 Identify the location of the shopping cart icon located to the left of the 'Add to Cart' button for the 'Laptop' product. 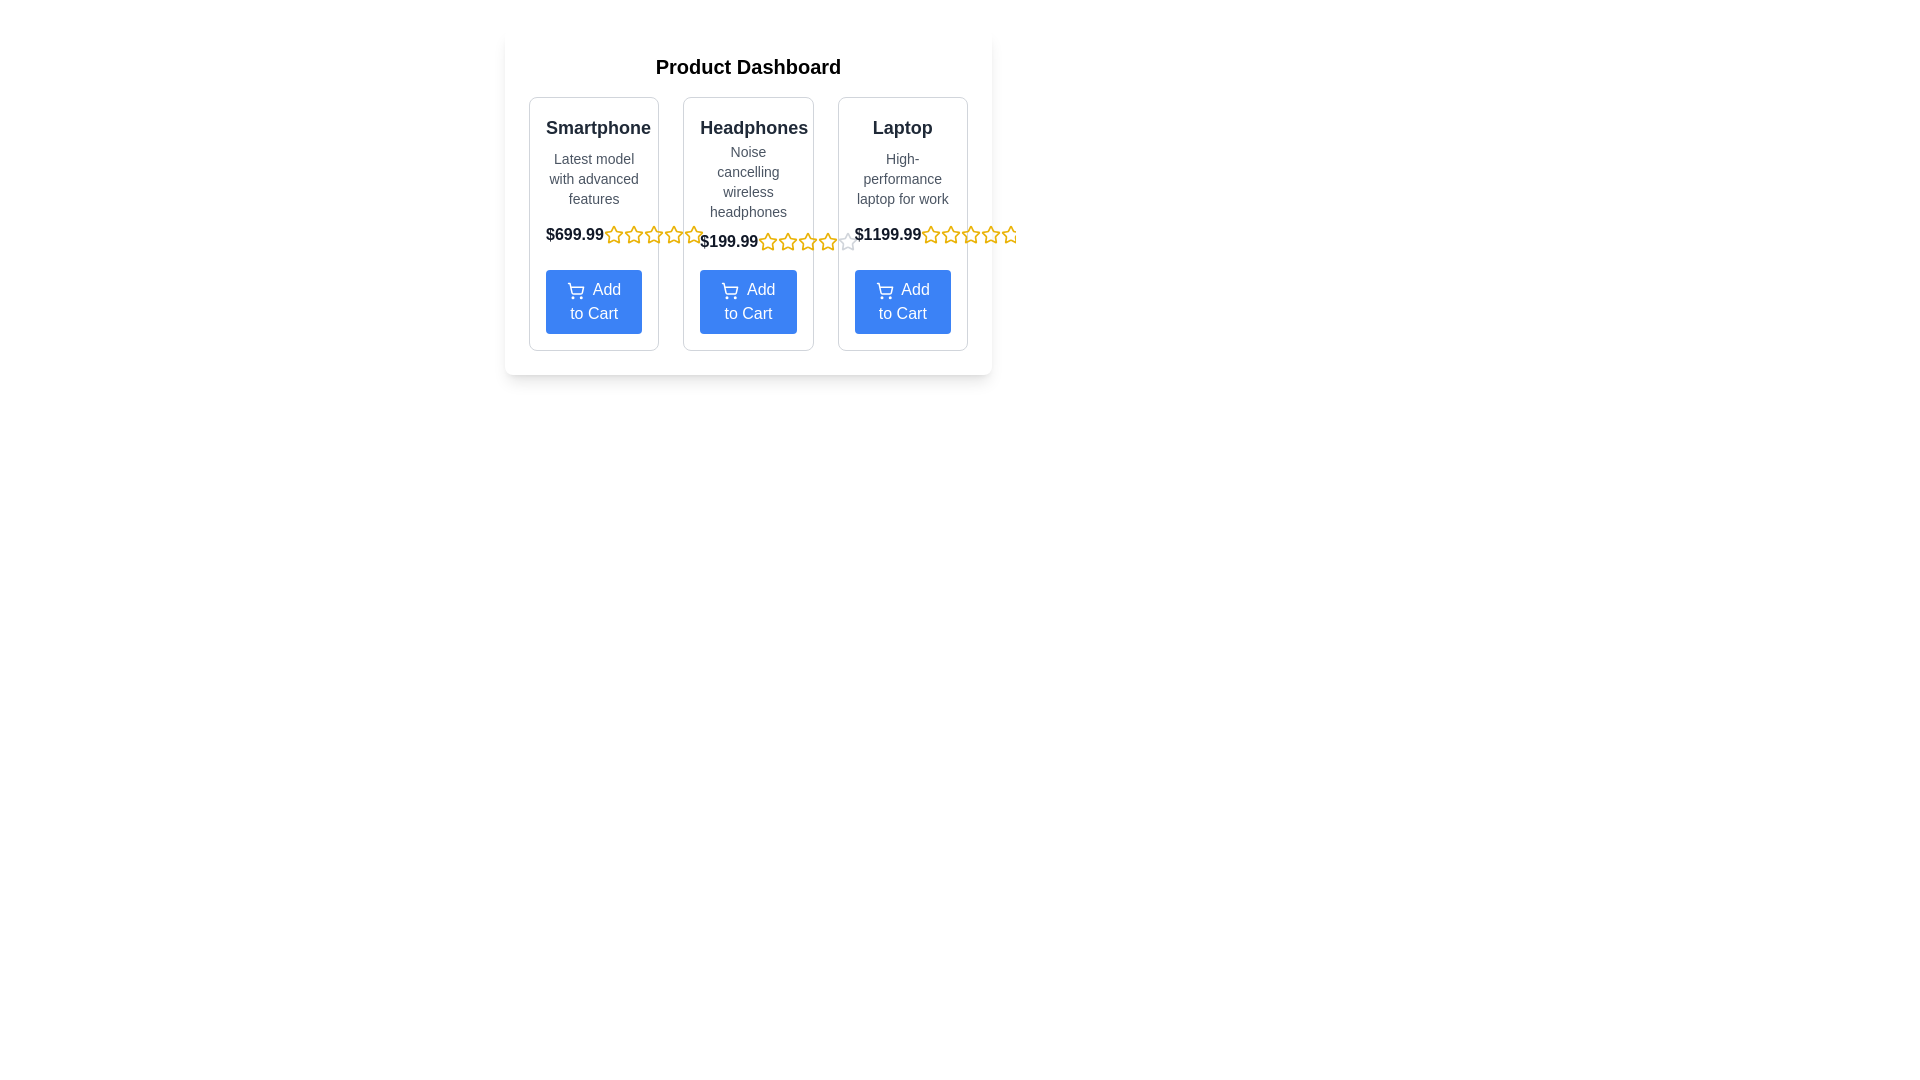
(883, 290).